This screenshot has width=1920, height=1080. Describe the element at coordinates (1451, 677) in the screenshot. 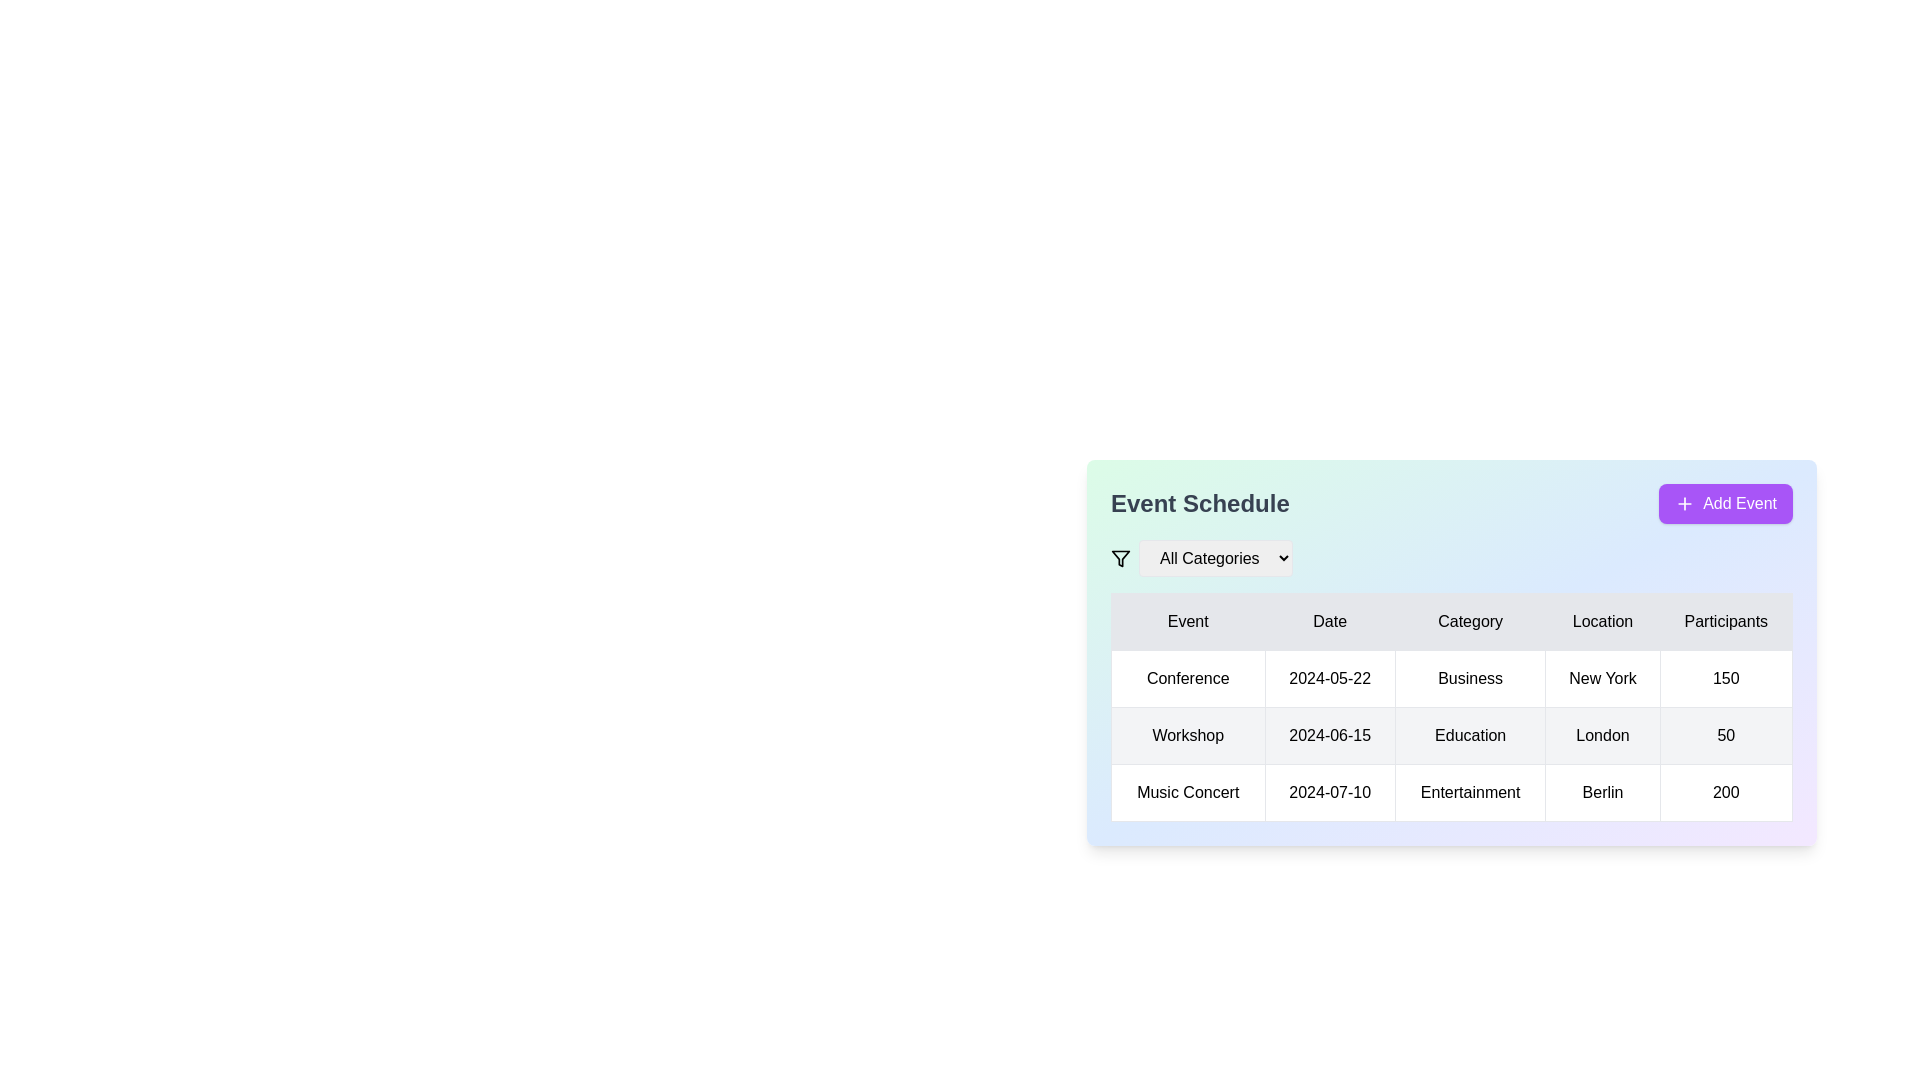

I see `the first row of the data table in the 'Event Schedule' section, which displays event details including 'Conference' and is positioned above the 'Workshop' and 'Music Concert' entries, to select it if it has dynamic behavior` at that location.